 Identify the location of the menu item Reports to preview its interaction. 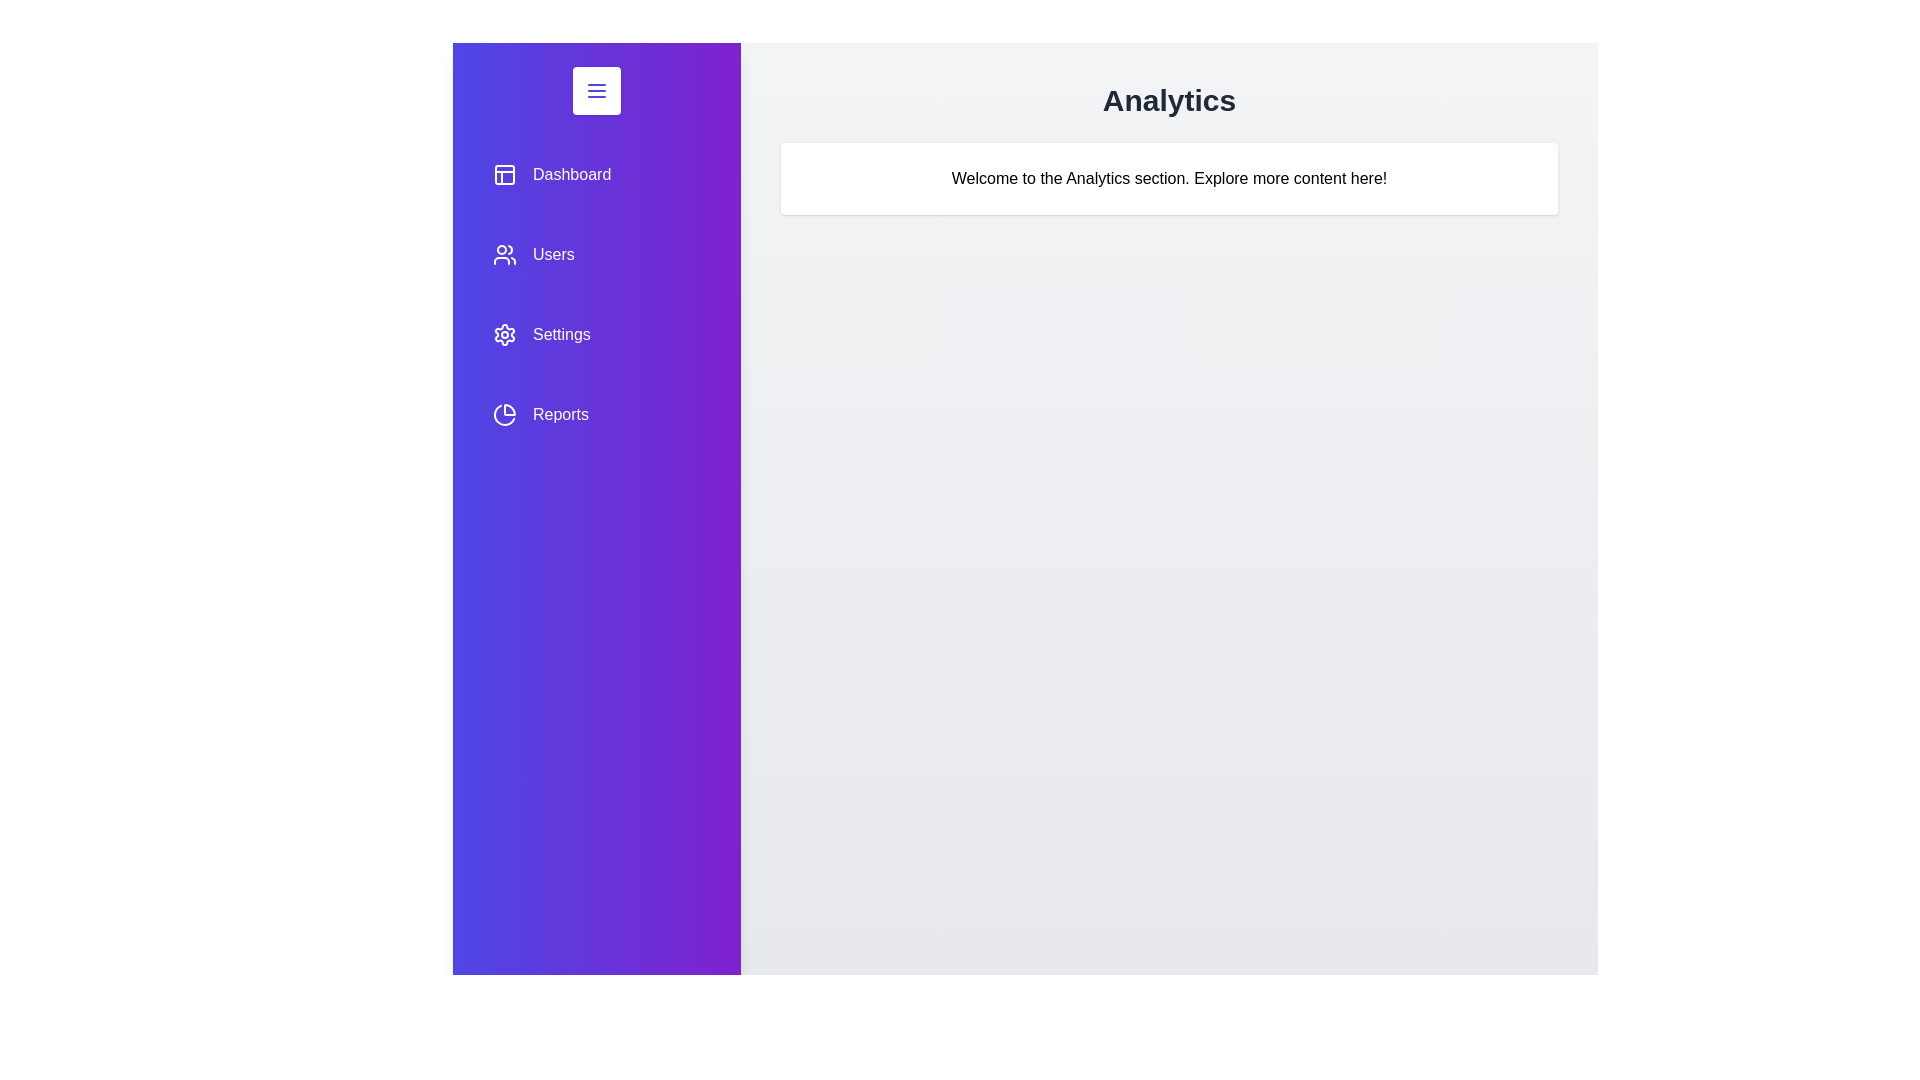
(595, 414).